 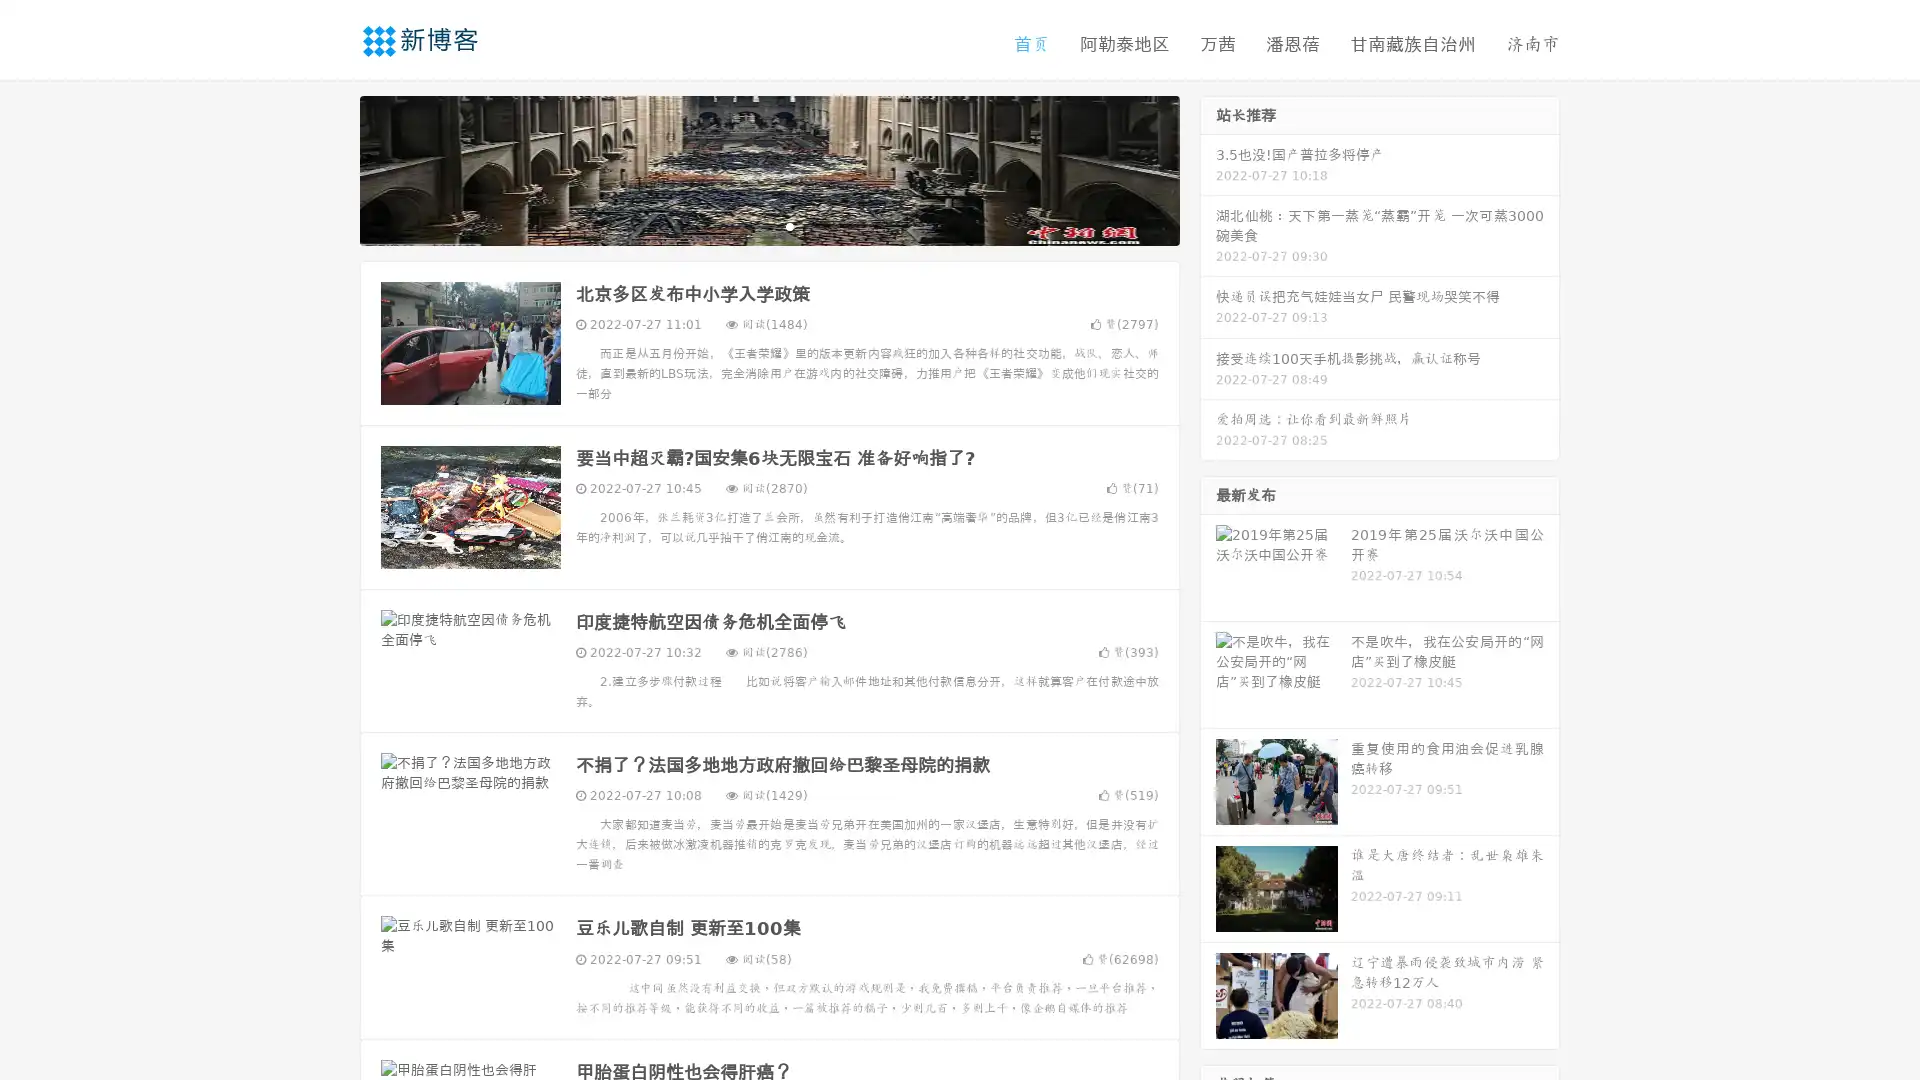 What do you see at coordinates (789, 225) in the screenshot?
I see `Go to slide 3` at bounding box center [789, 225].